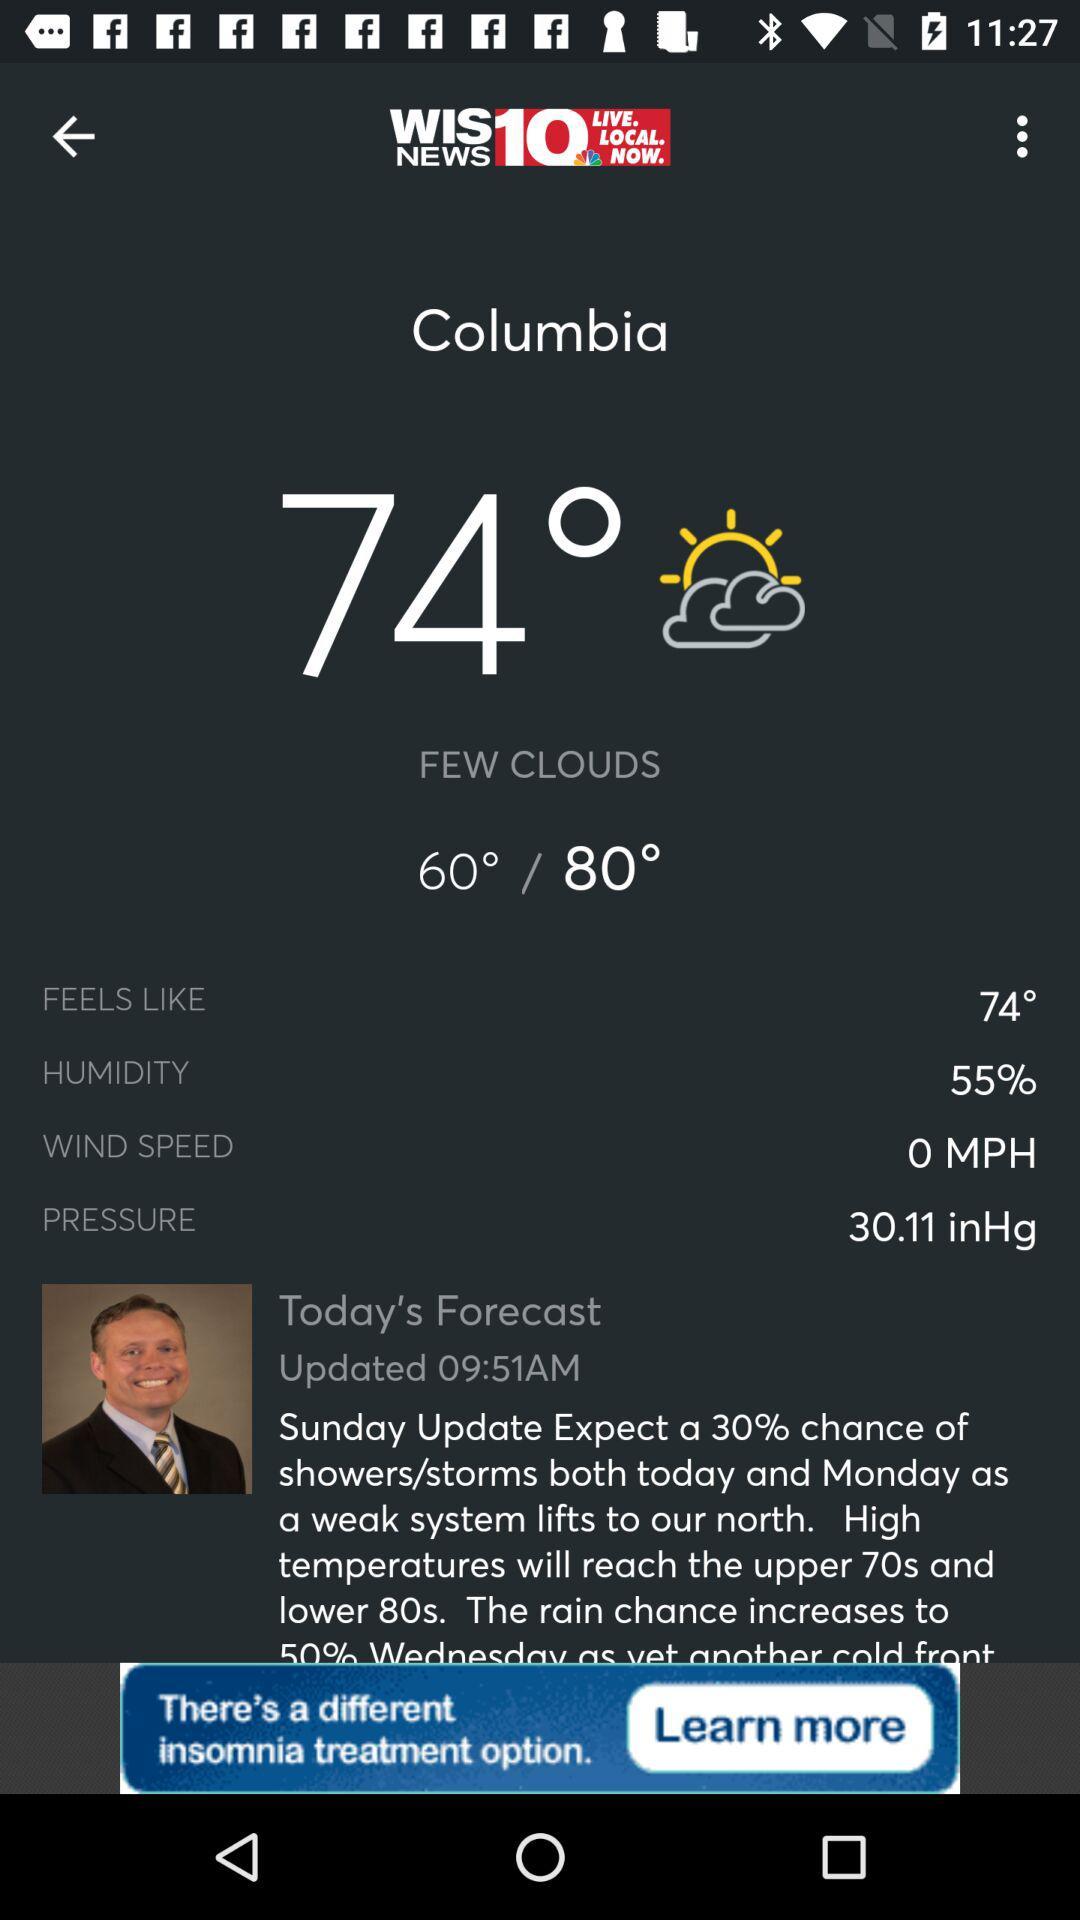 The width and height of the screenshot is (1080, 1920). What do you see at coordinates (528, 136) in the screenshot?
I see `website logo right side to back arrow on top of page` at bounding box center [528, 136].